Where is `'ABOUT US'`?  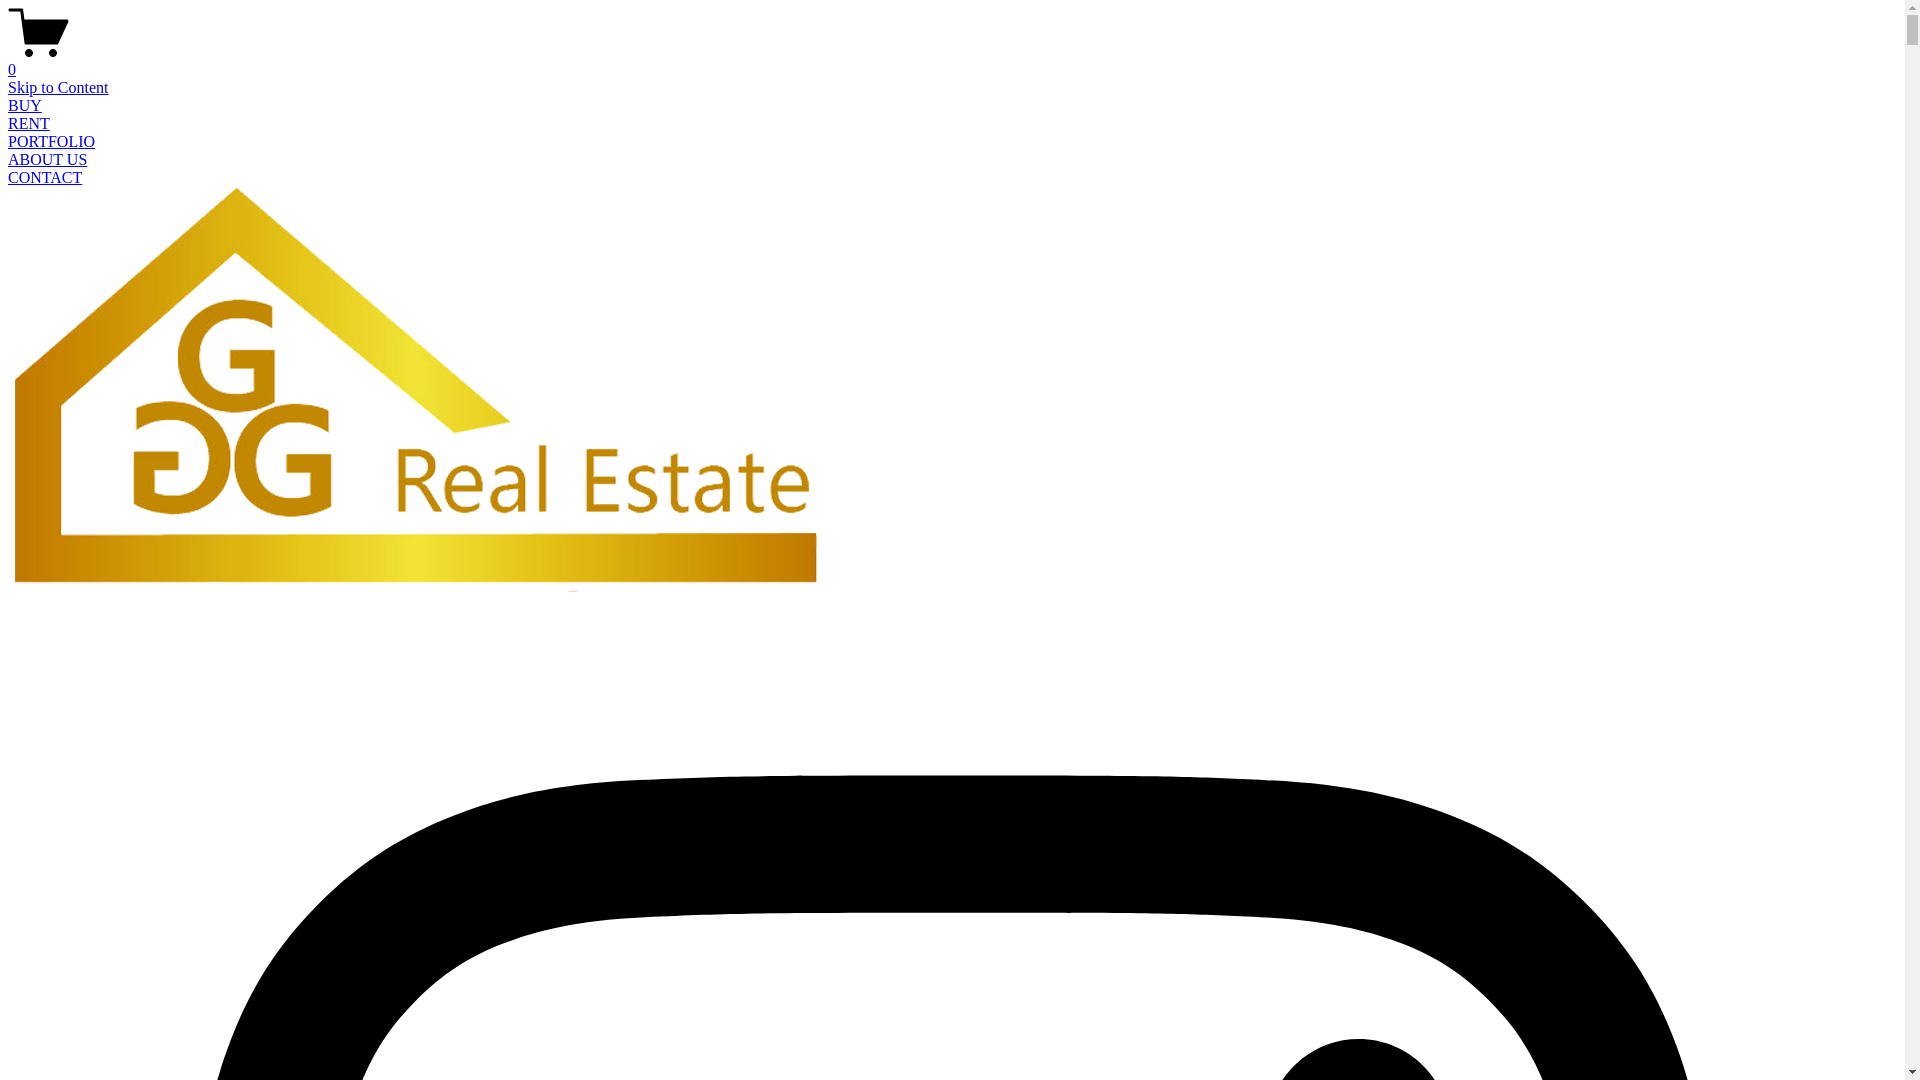
'ABOUT US' is located at coordinates (47, 158).